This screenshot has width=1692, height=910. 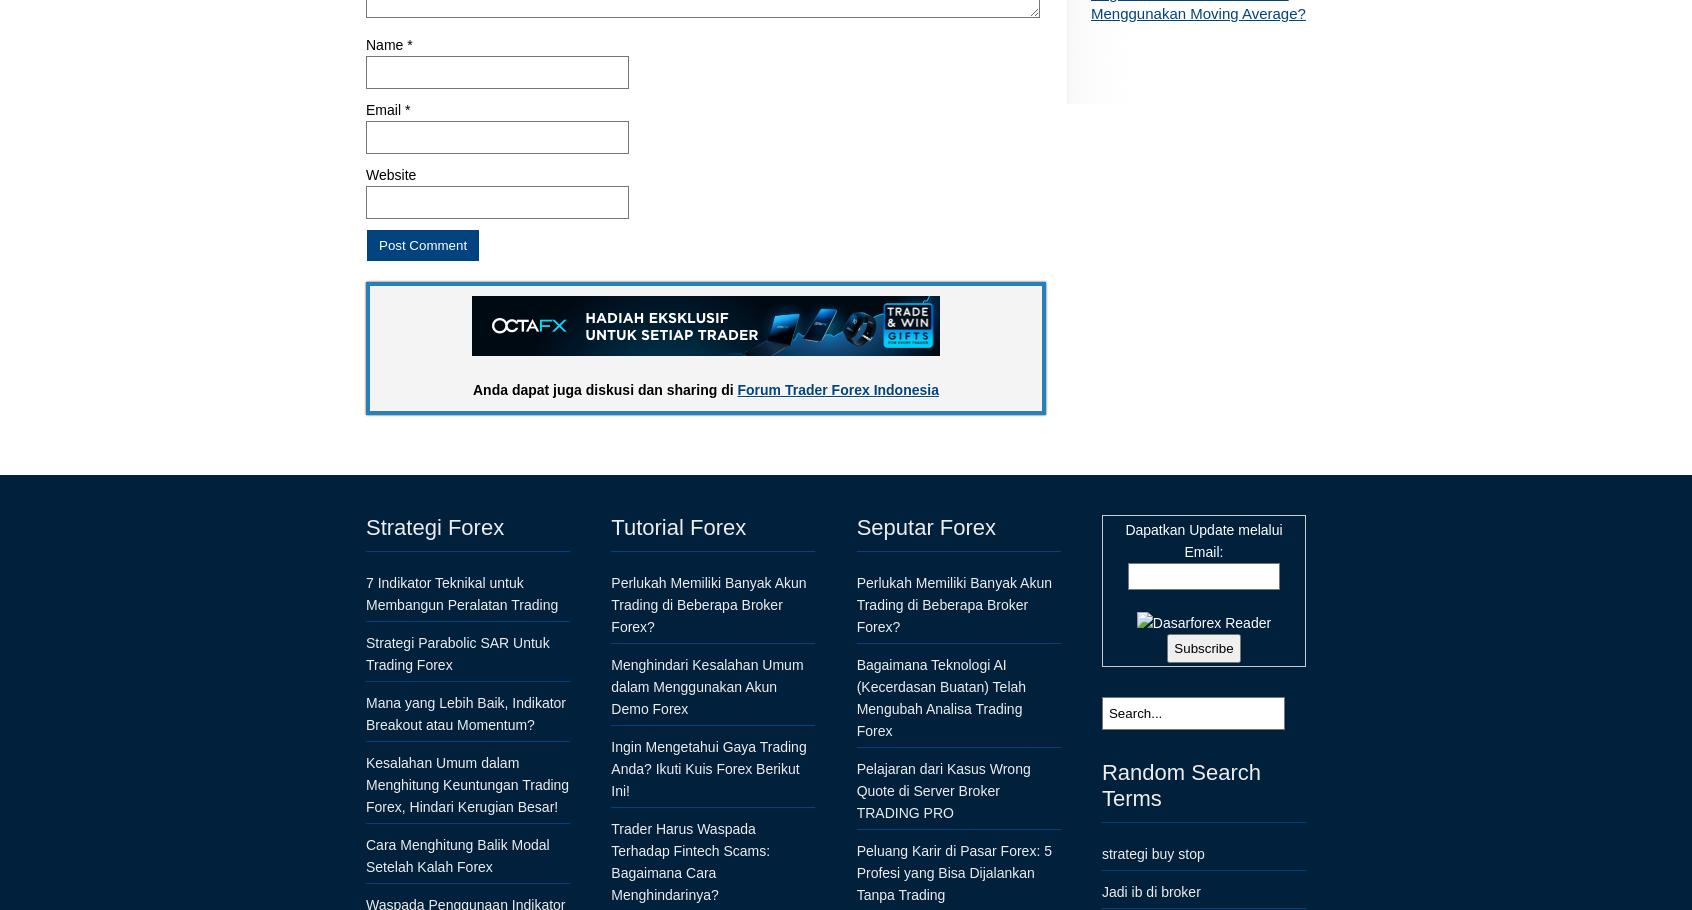 What do you see at coordinates (384, 109) in the screenshot?
I see `'Email'` at bounding box center [384, 109].